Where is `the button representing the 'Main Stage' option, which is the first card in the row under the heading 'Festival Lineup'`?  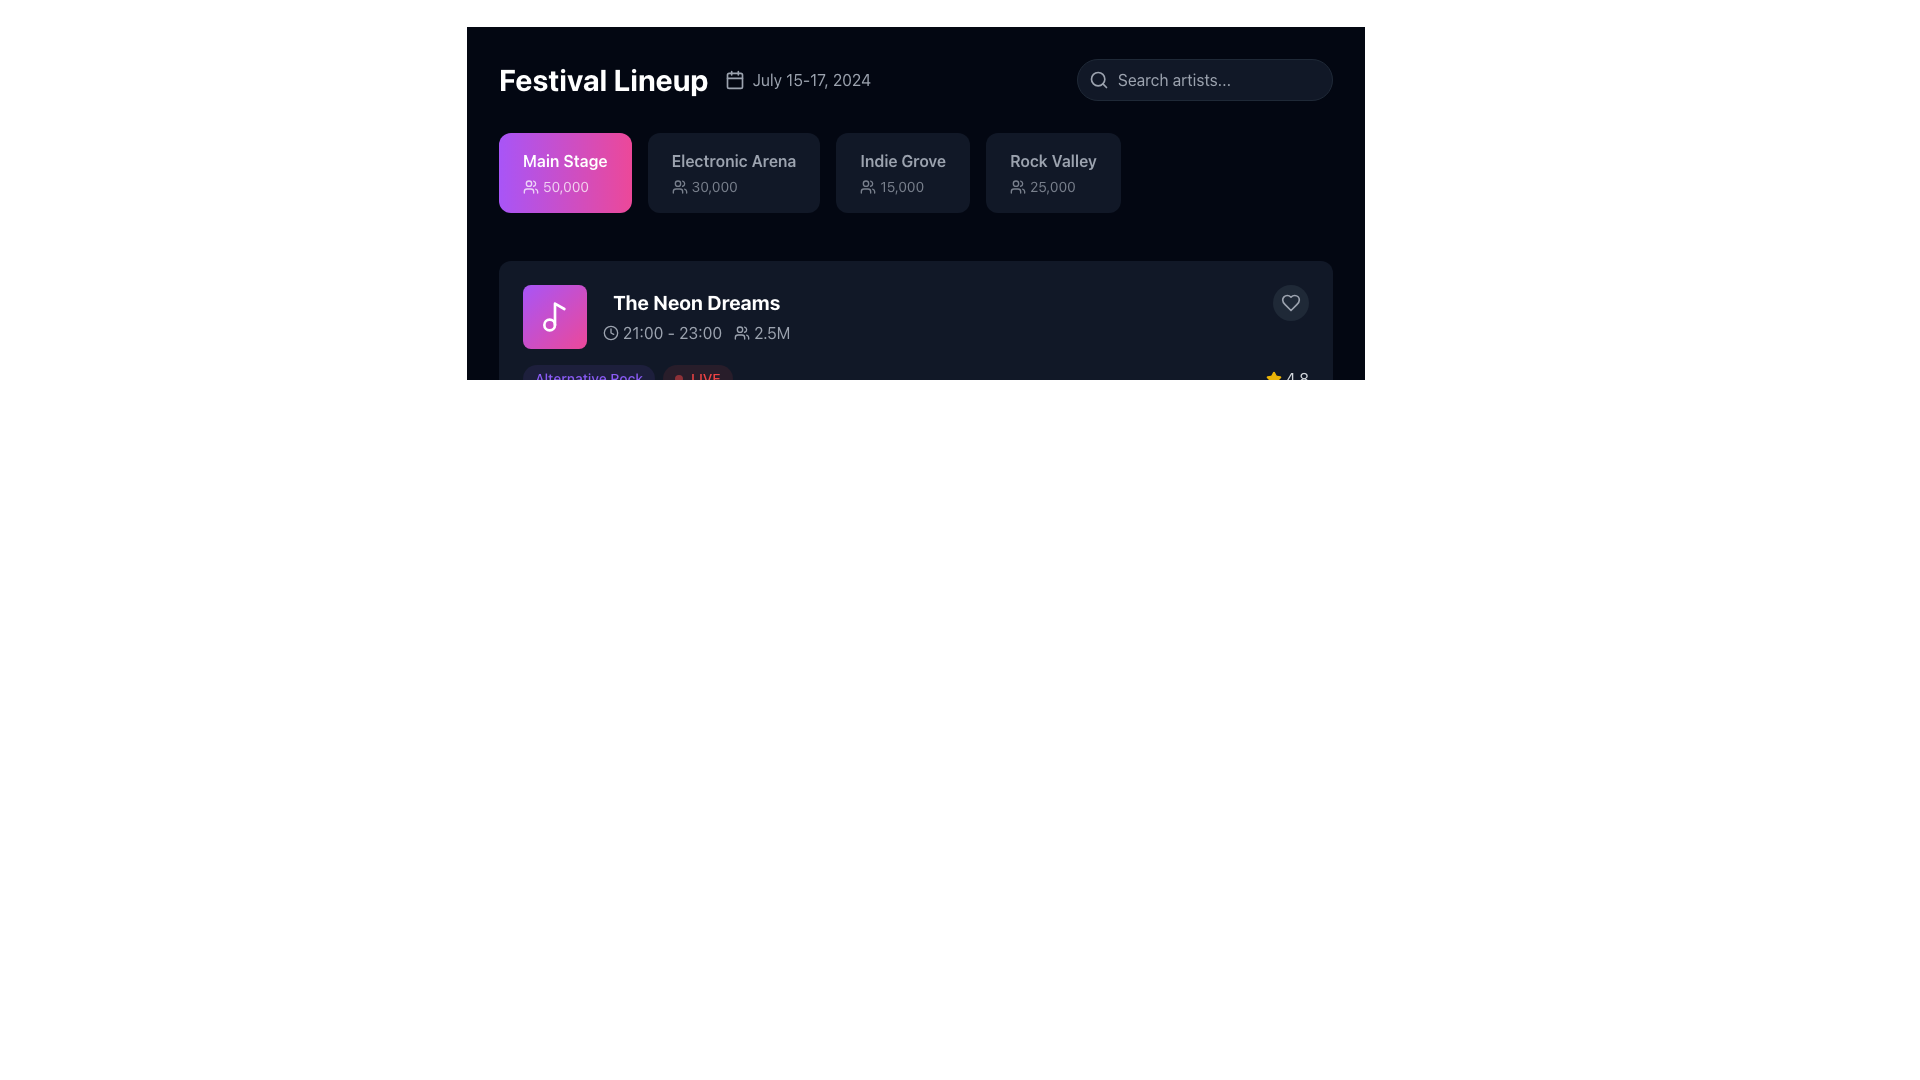 the button representing the 'Main Stage' option, which is the first card in the row under the heading 'Festival Lineup' is located at coordinates (564, 172).